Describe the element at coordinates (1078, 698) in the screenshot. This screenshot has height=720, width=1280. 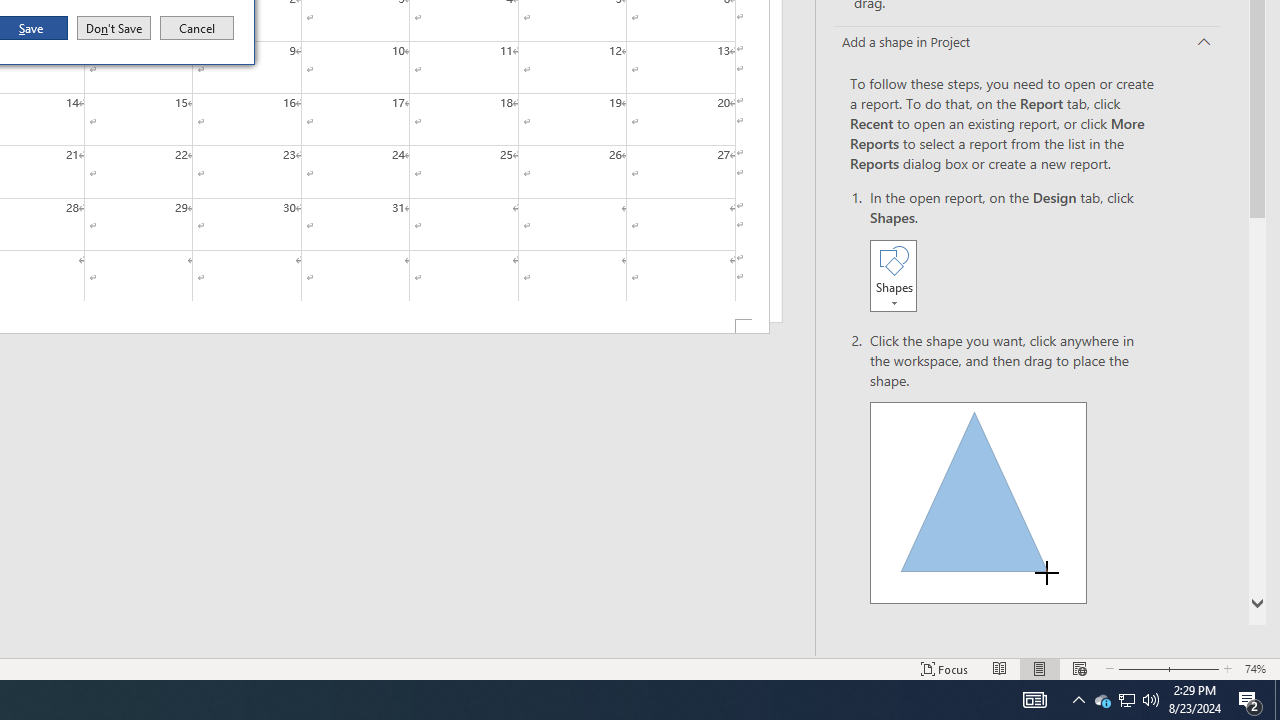
I see `'Notification Chevron'` at that location.